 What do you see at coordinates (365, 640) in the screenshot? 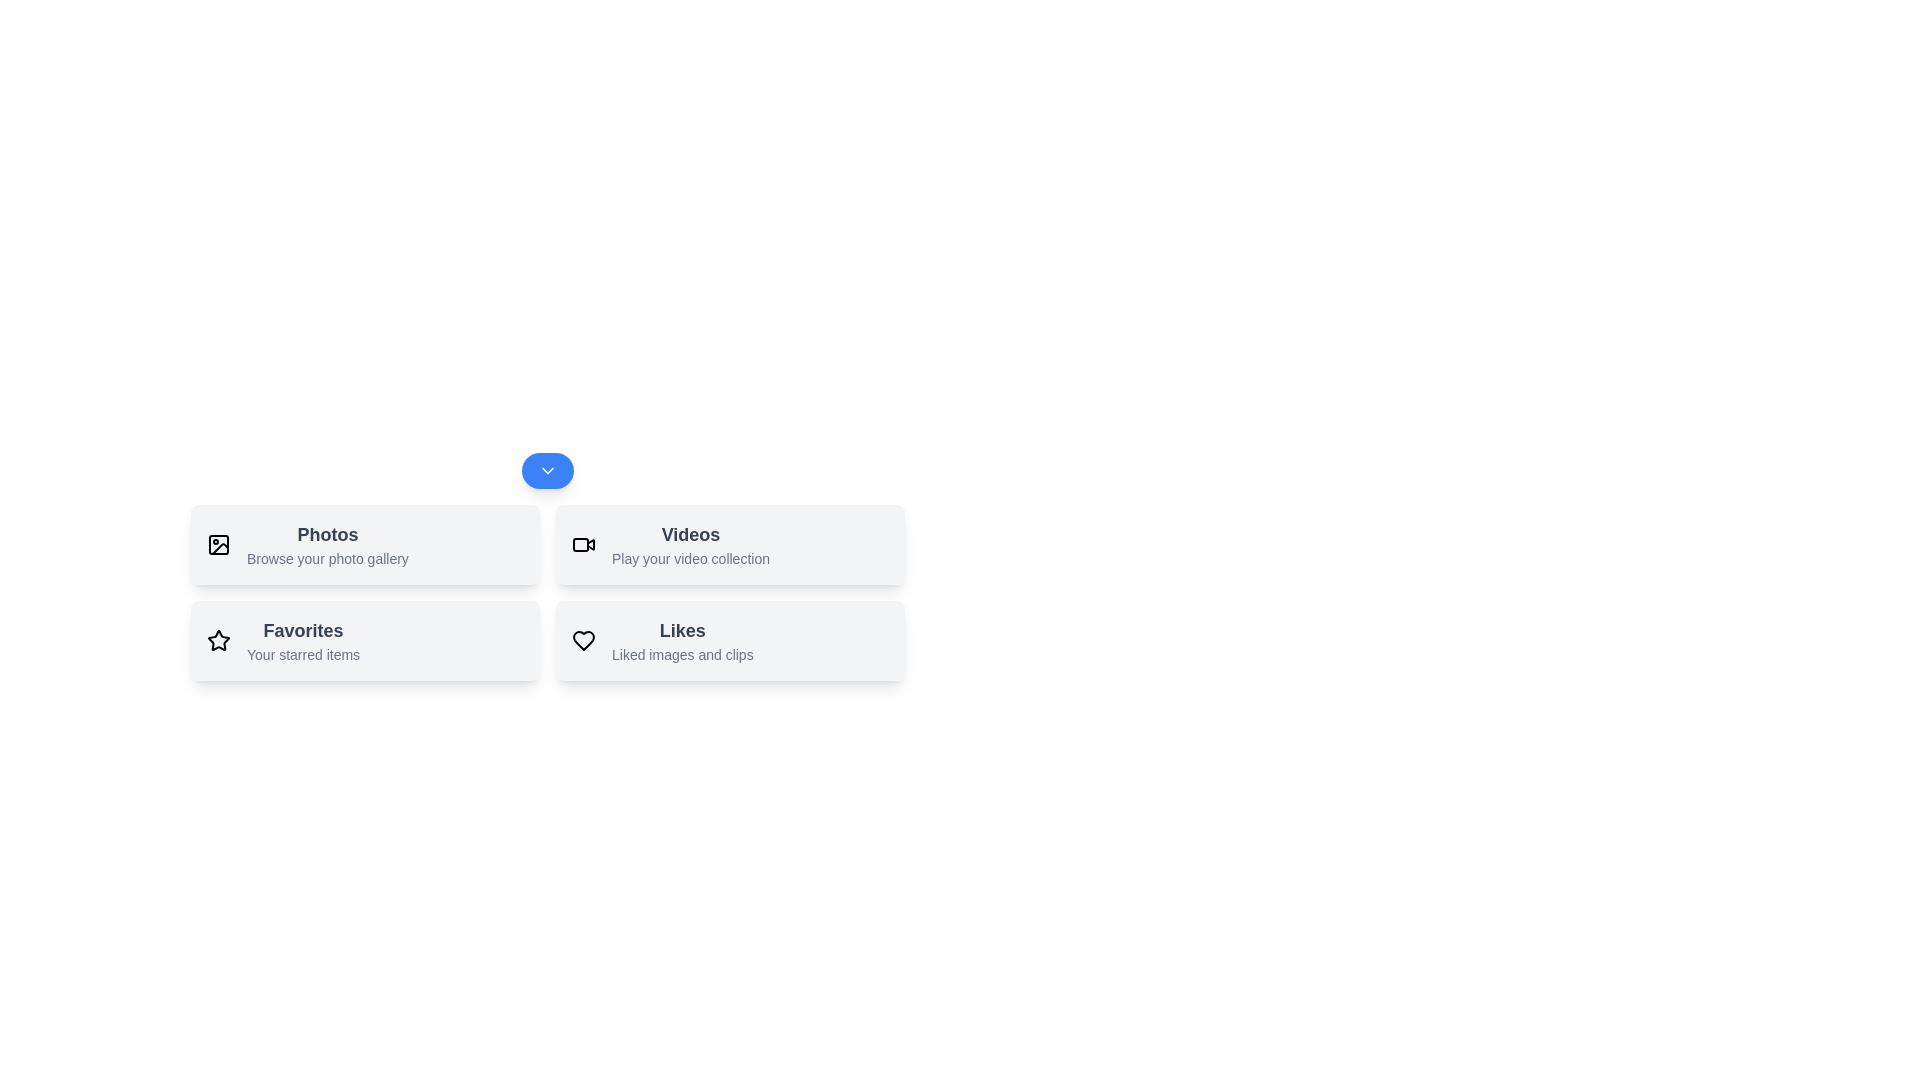
I see `the action Favorites by clicking its respective button` at bounding box center [365, 640].